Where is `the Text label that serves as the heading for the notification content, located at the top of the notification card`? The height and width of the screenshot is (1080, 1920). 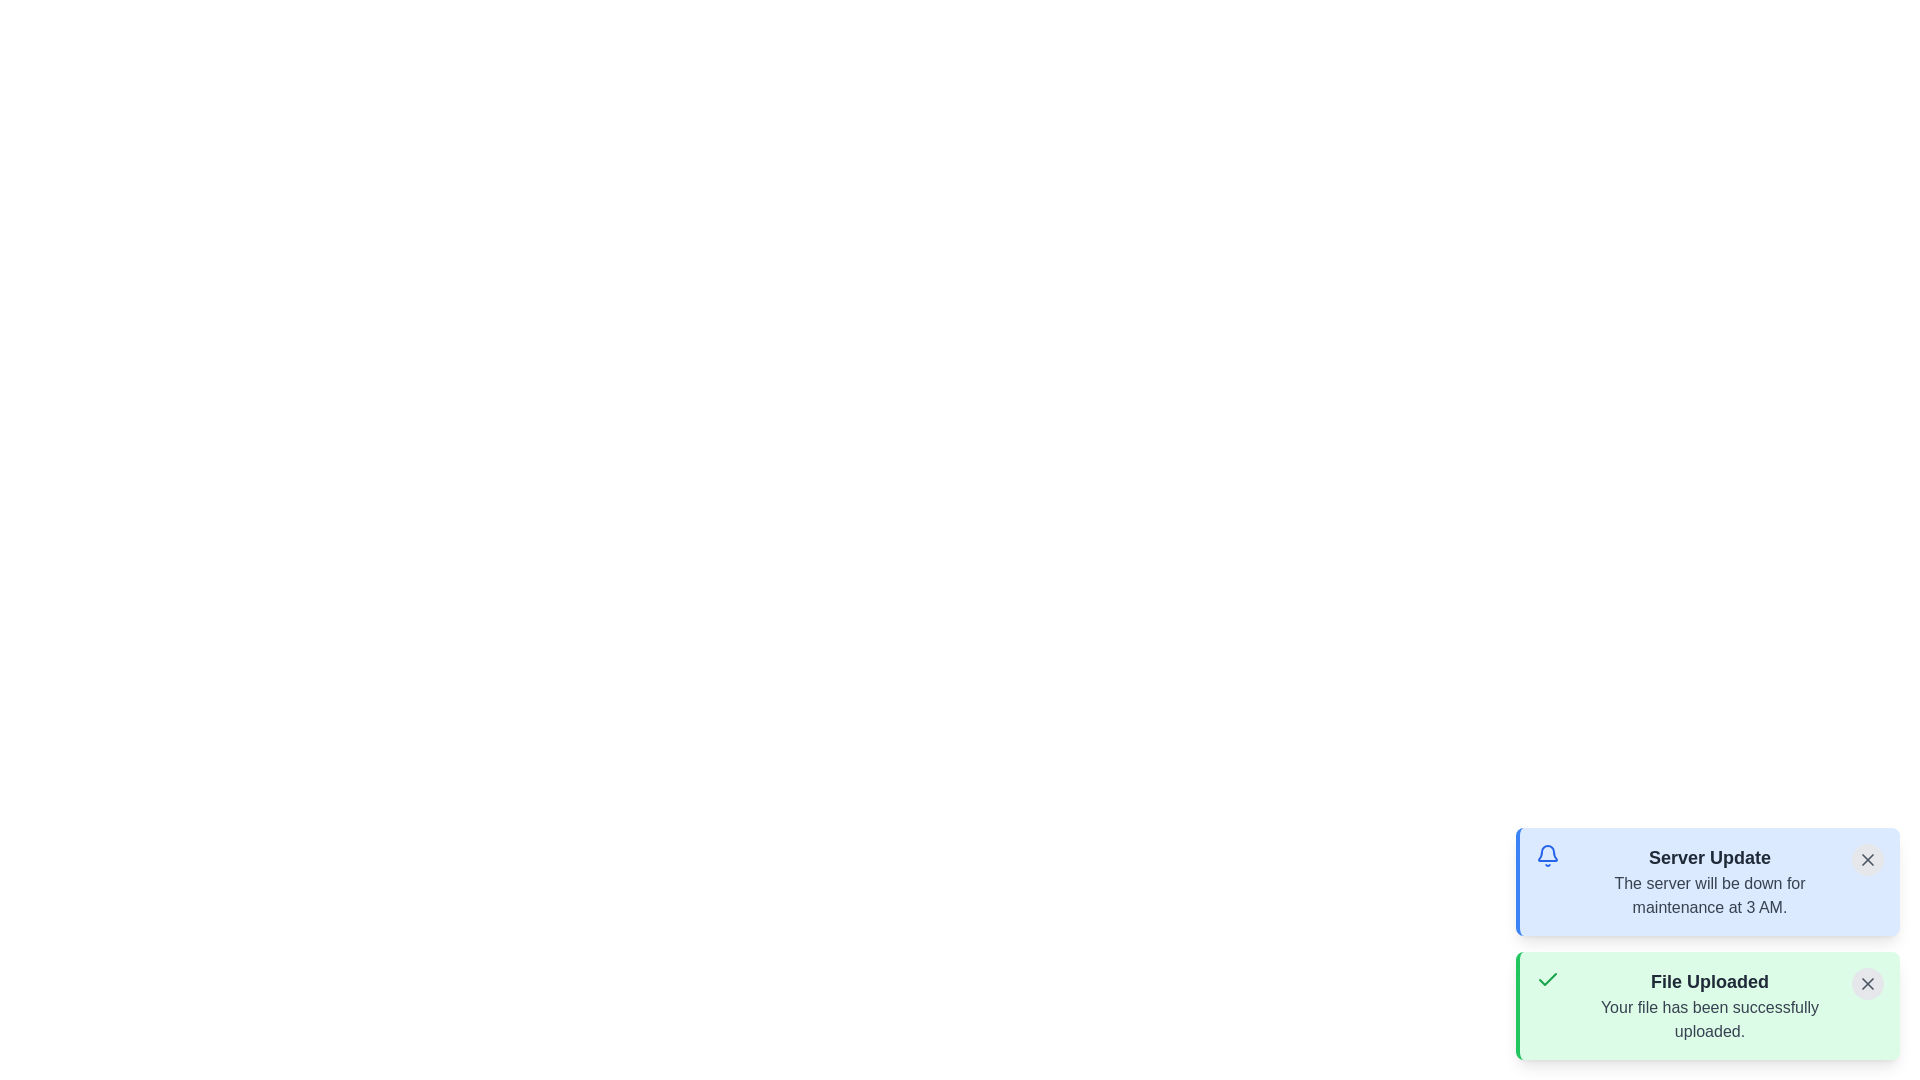 the Text label that serves as the heading for the notification content, located at the top of the notification card is located at coordinates (1708, 856).